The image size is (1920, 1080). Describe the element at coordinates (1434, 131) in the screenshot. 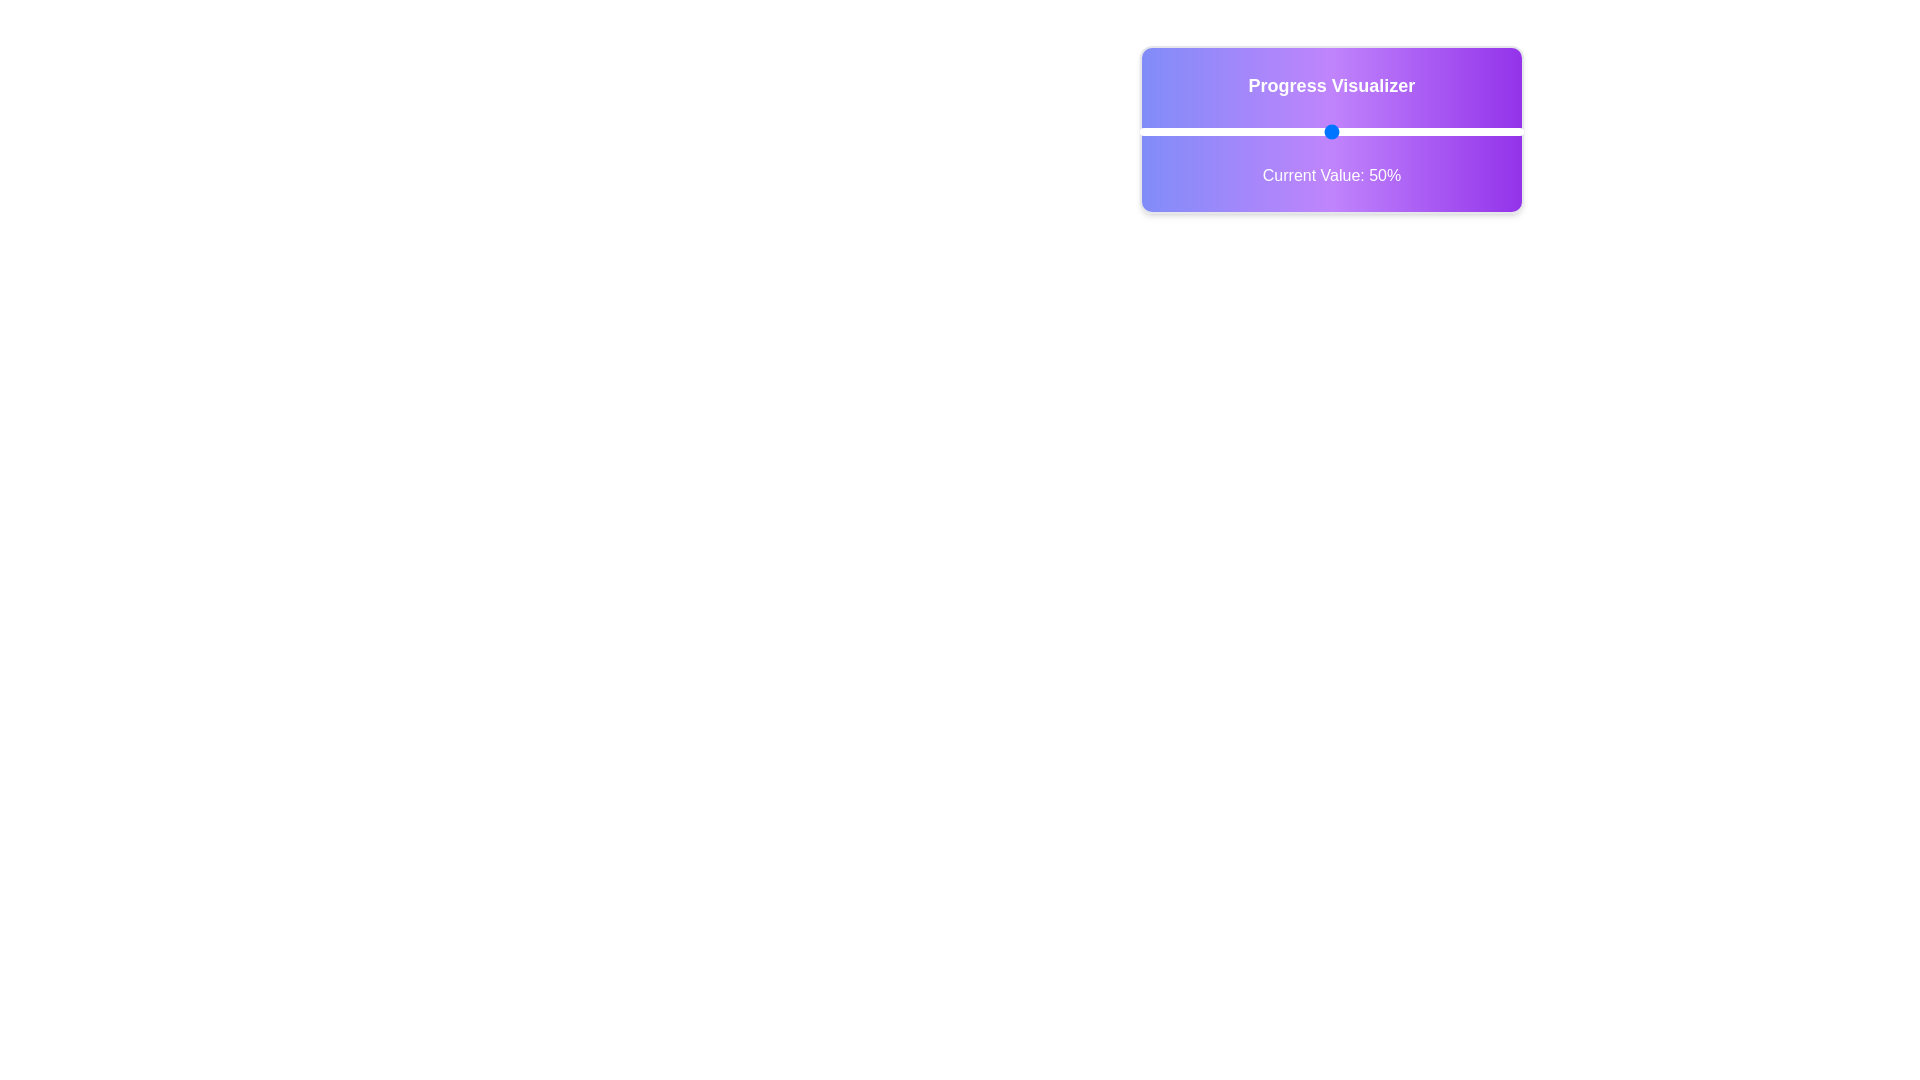

I see `the slider to set the progress value to 77` at that location.